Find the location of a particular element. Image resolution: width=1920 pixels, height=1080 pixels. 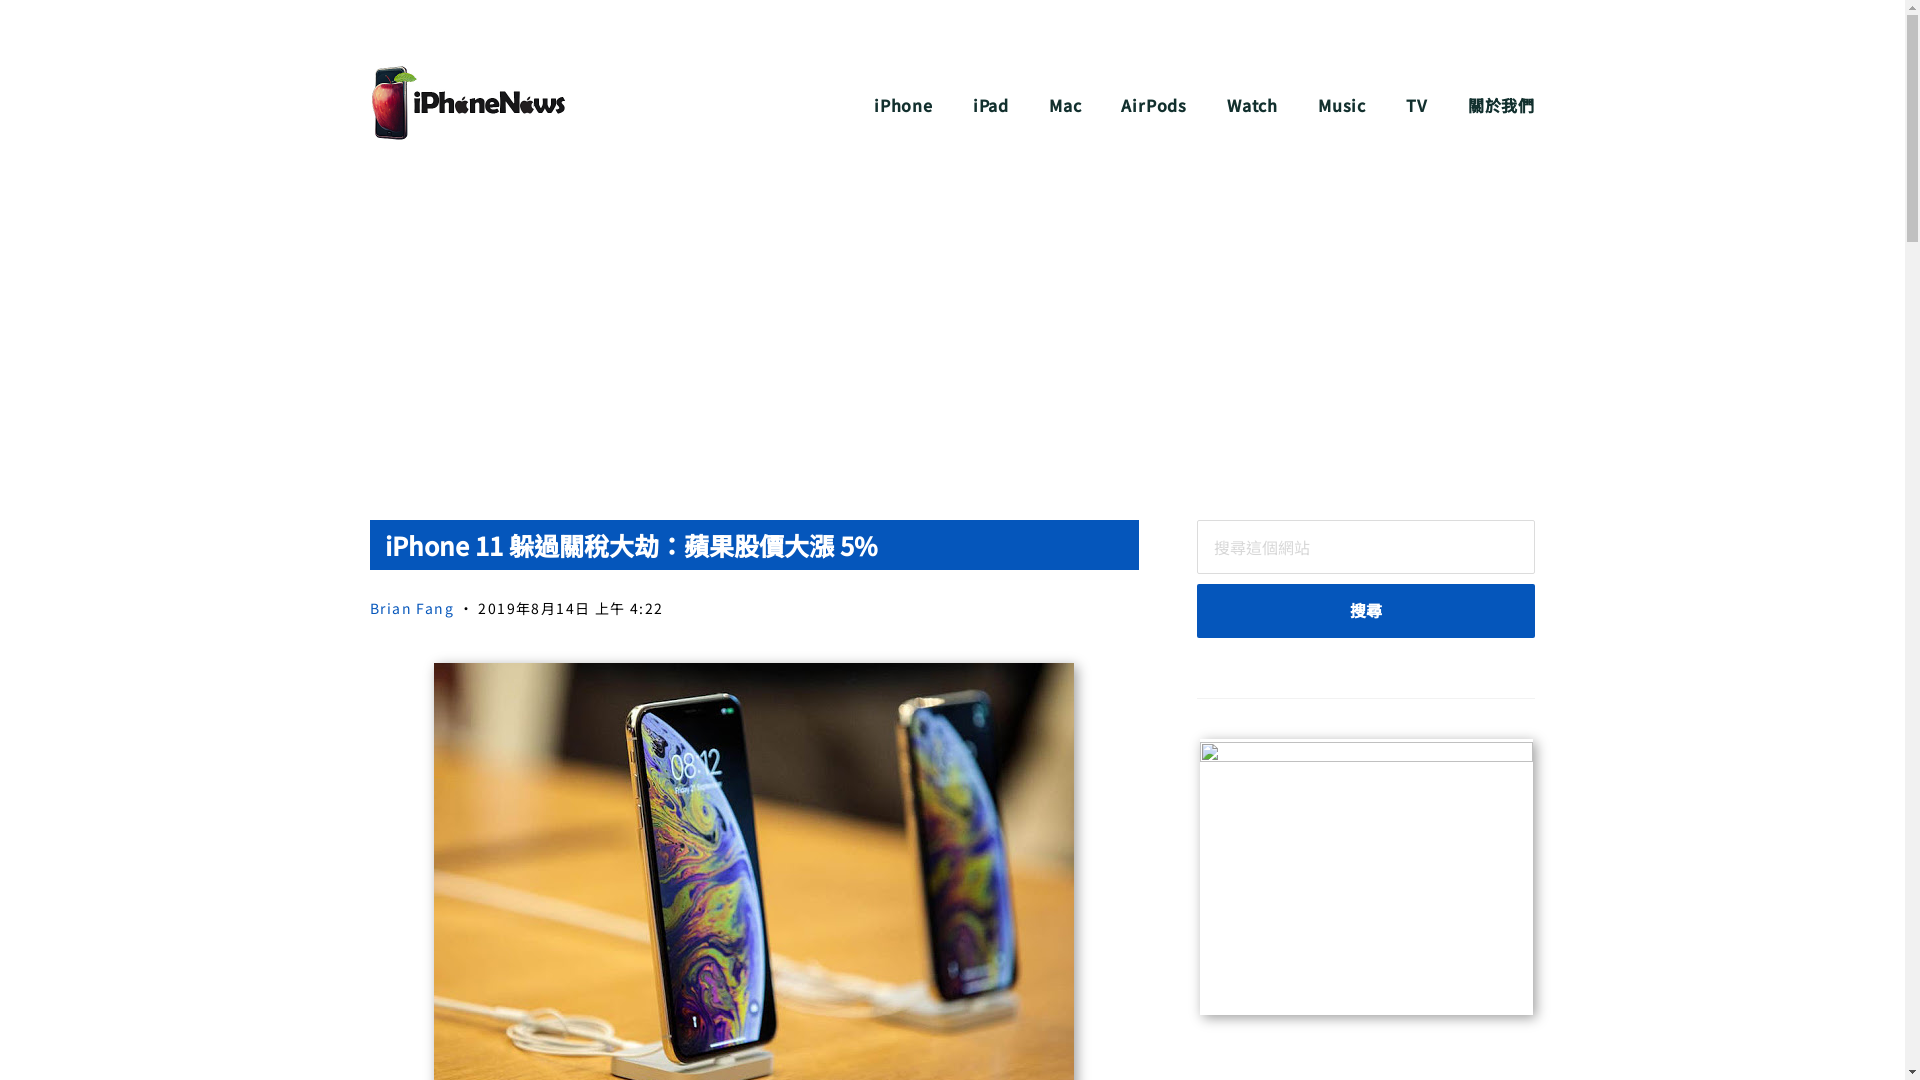

'iPhone' is located at coordinates (873, 105).